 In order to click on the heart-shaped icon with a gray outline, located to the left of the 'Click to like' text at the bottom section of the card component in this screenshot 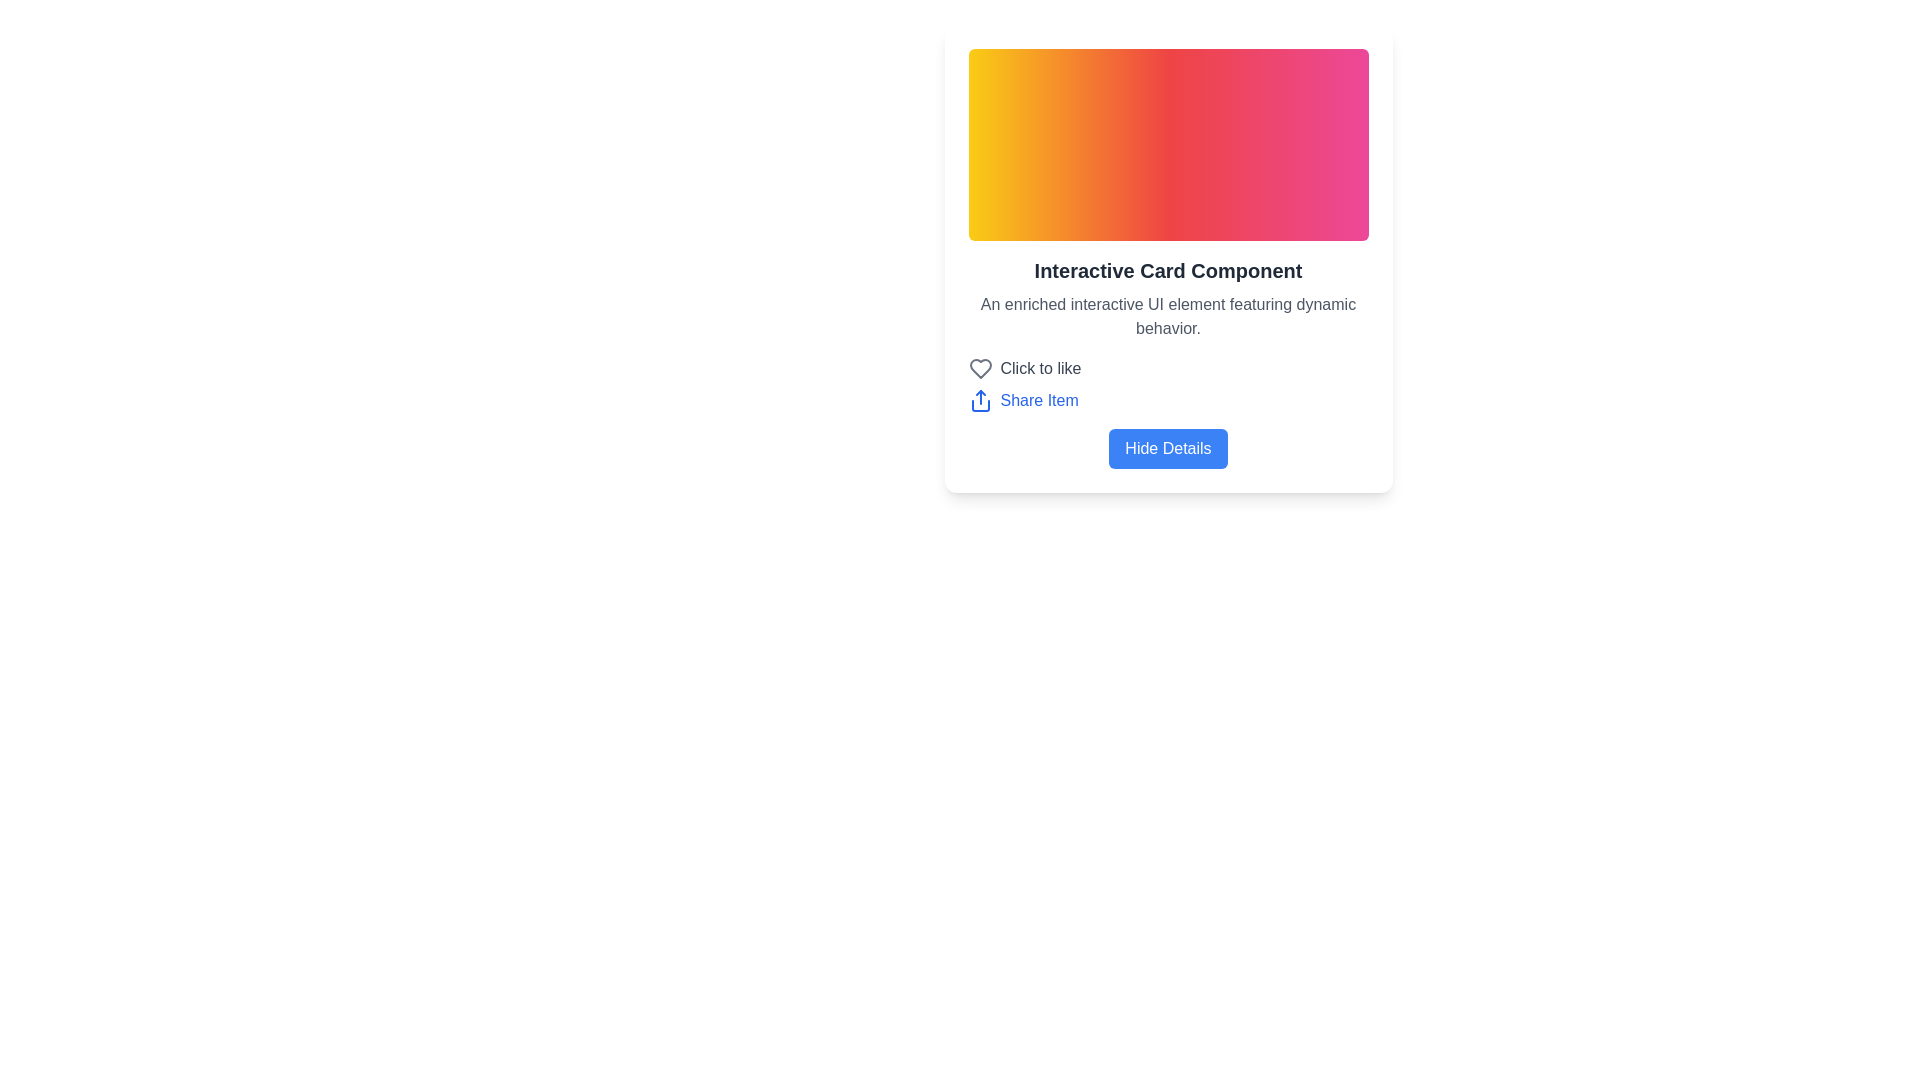, I will do `click(980, 369)`.